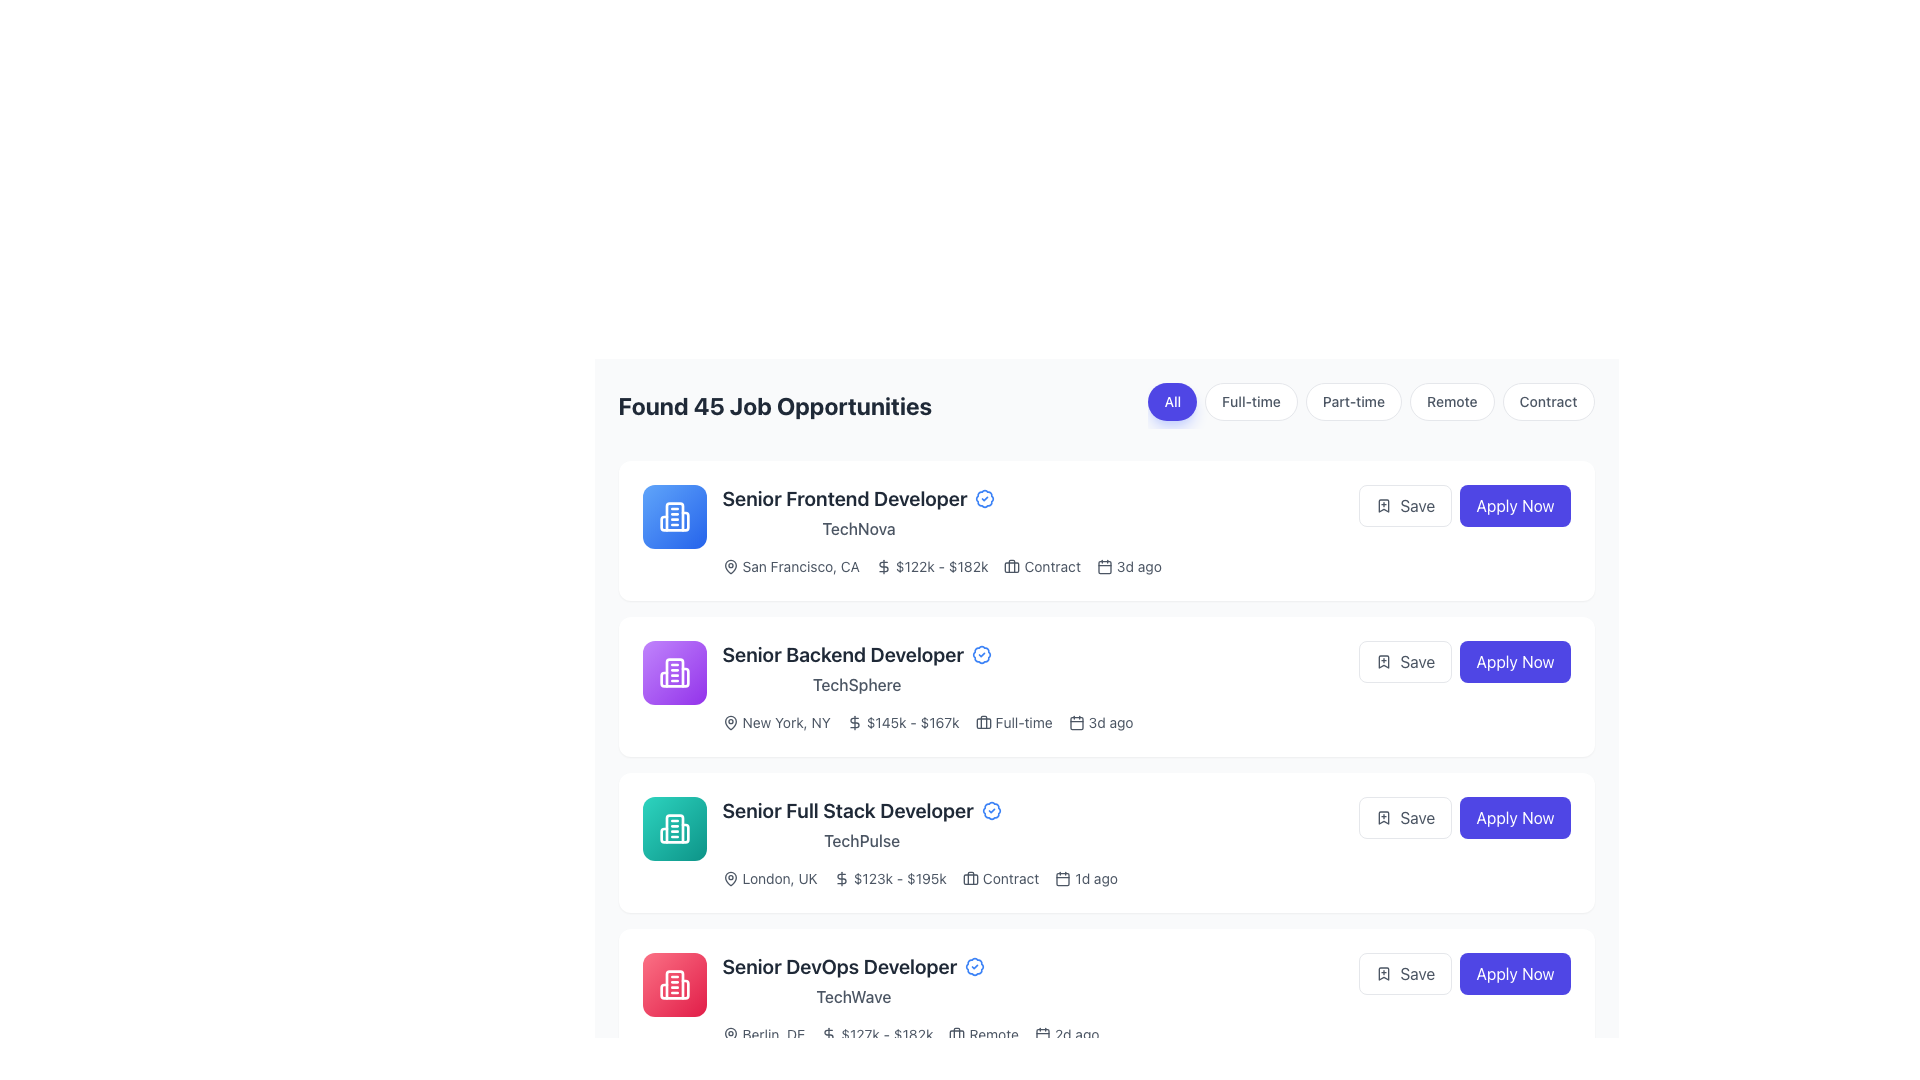 Image resolution: width=1920 pixels, height=1080 pixels. What do you see at coordinates (674, 983) in the screenshot?
I see `the company icon in the fourth job listing for 'Senior DevOps Developer', which is visually represented under the job description with a rose-toned gradient background` at bounding box center [674, 983].